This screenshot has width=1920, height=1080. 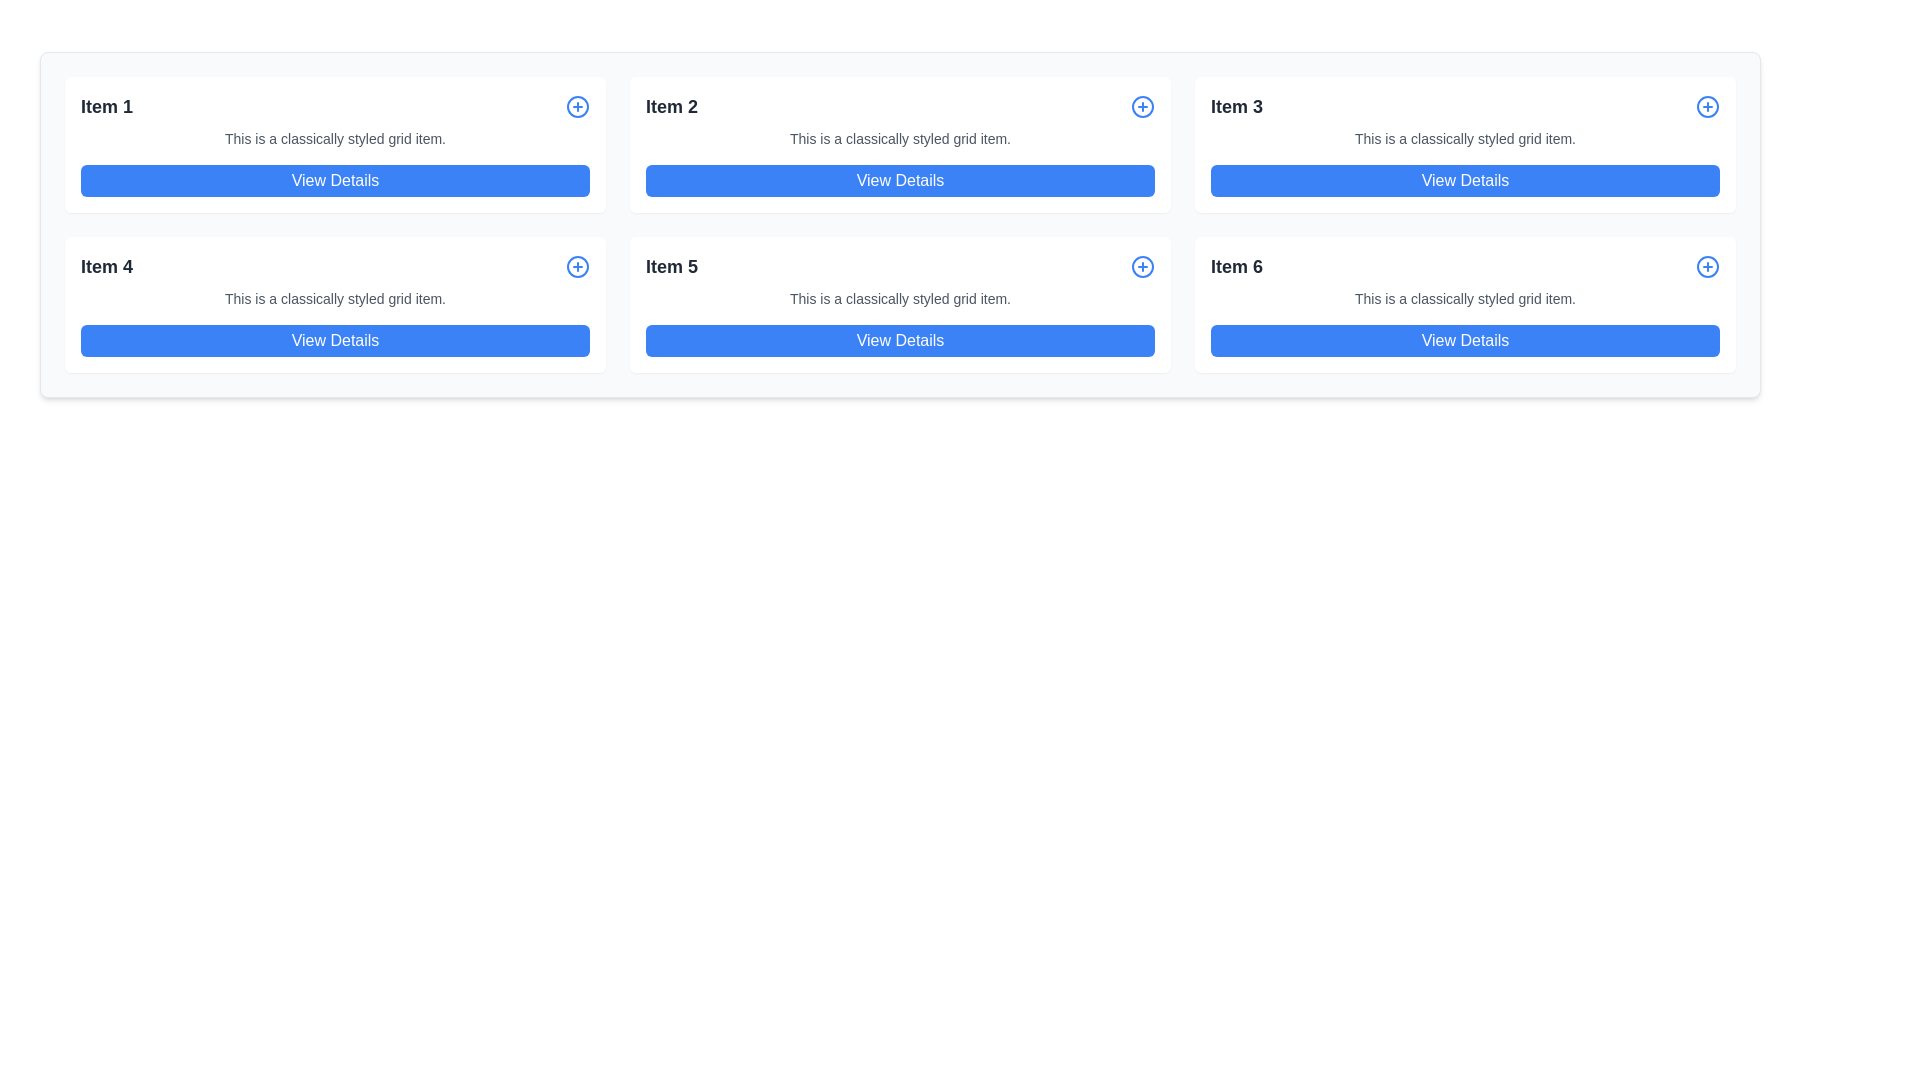 What do you see at coordinates (899, 137) in the screenshot?
I see `the descriptive text element located within the second grid item labeled 'Item 2', positioned between the title 'Item 2' and the 'View Details' button` at bounding box center [899, 137].